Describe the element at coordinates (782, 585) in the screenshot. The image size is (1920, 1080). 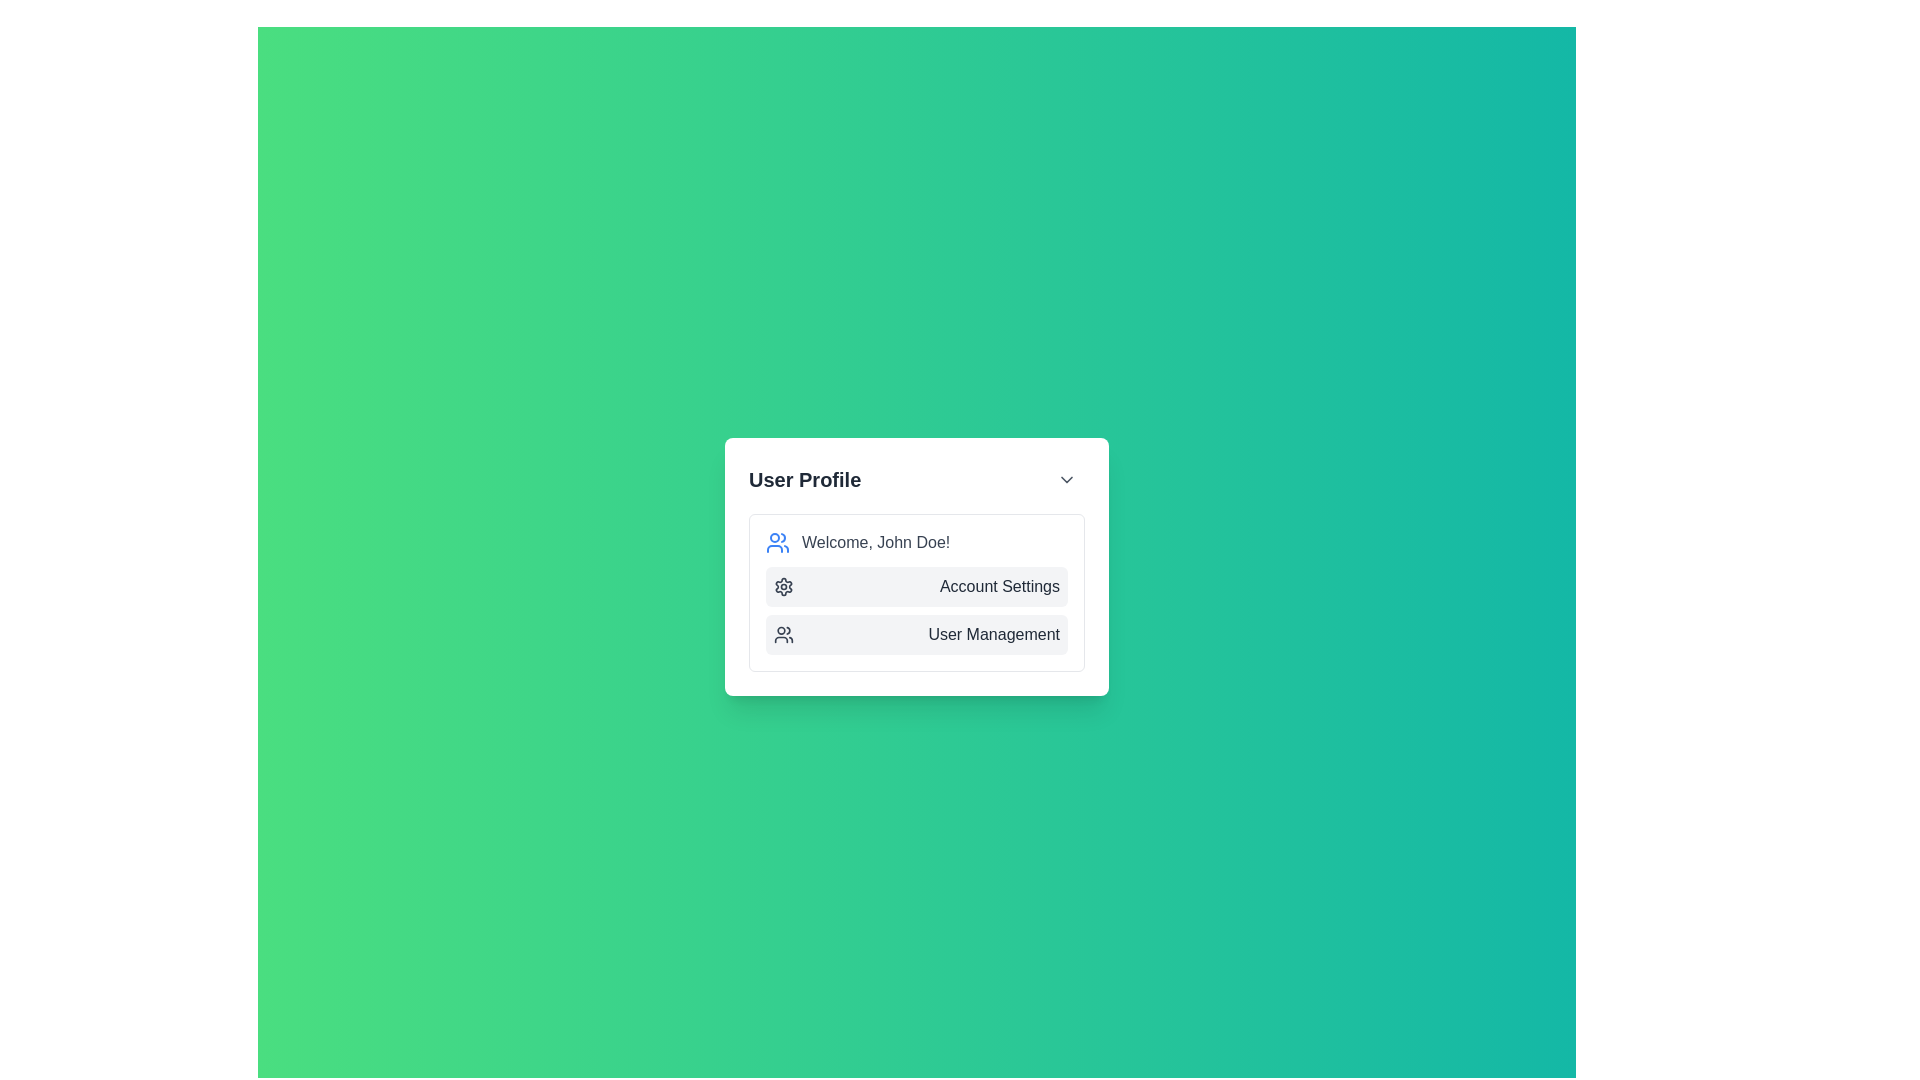
I see `the cogwheel graphic icon, which is the settings symbol located in the 'Account Settings' row of the 'User Profile' dropdown component` at that location.